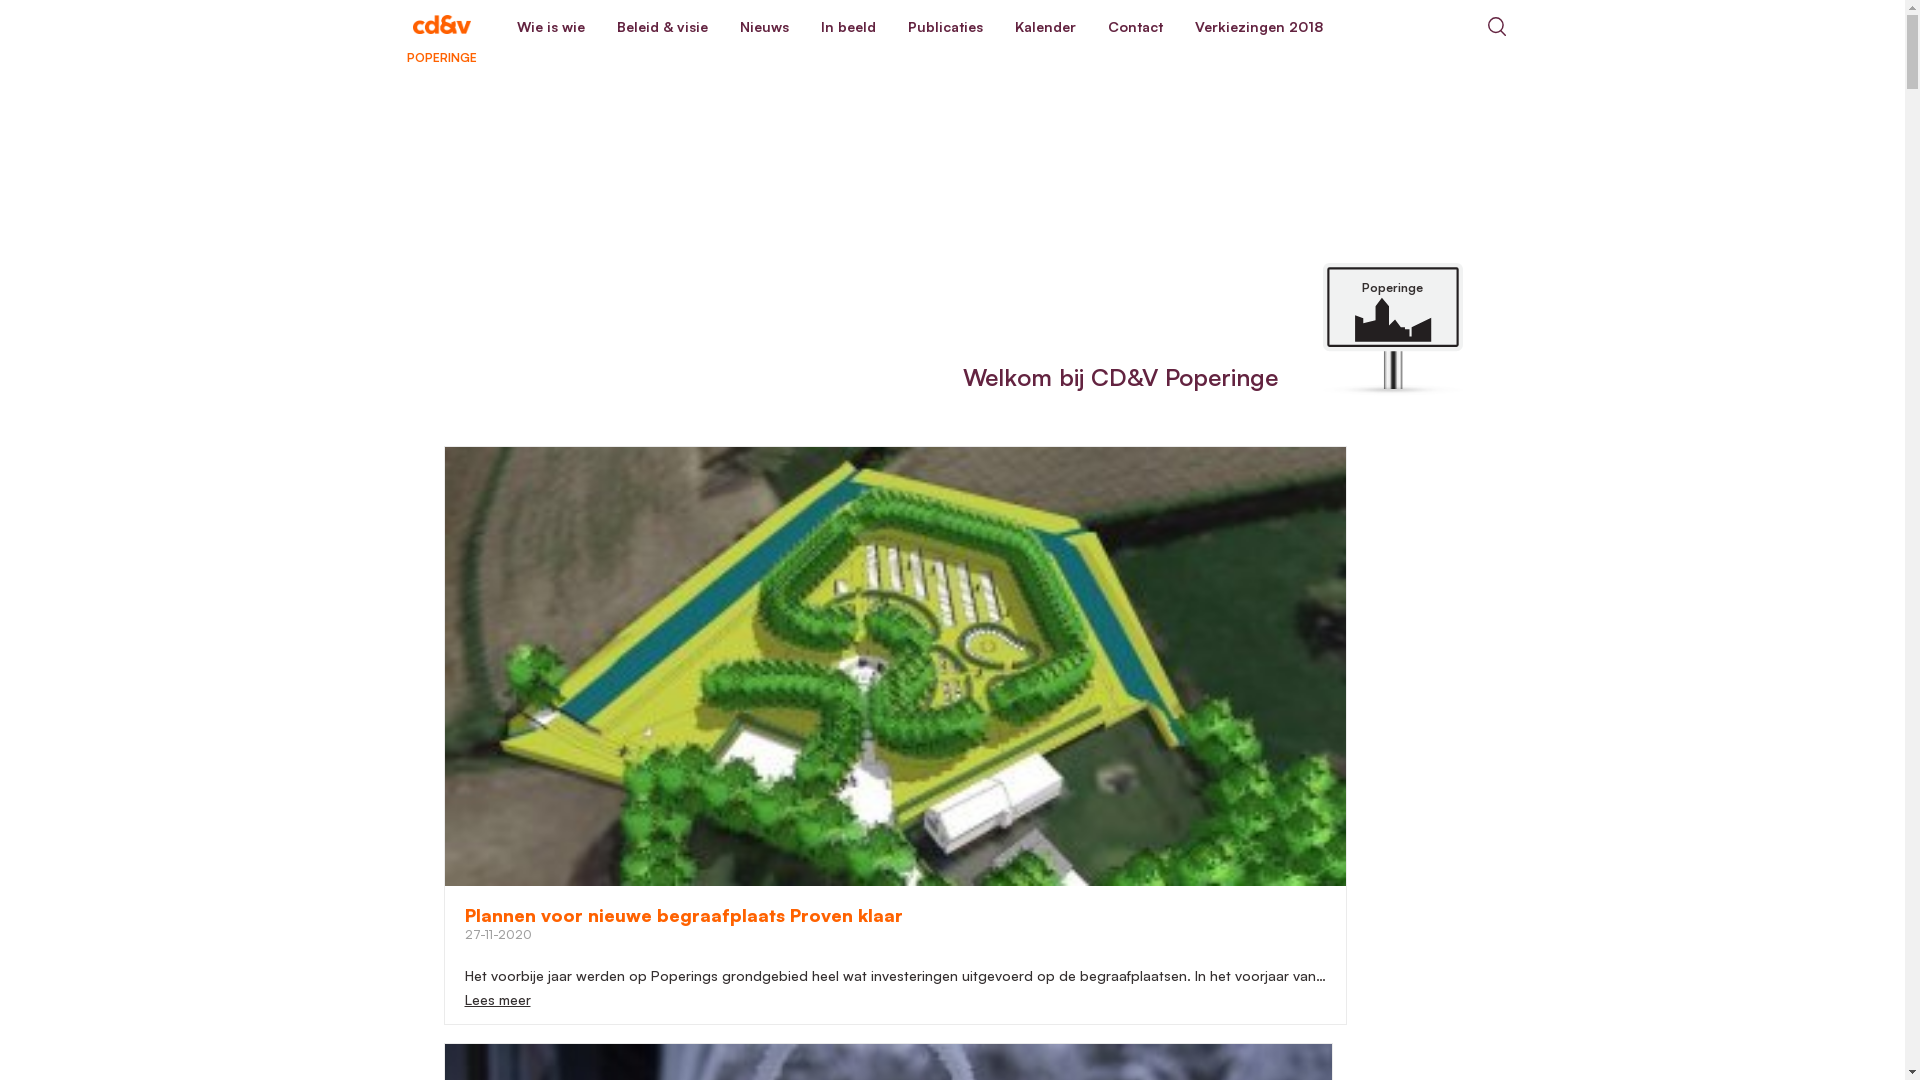 The height and width of the screenshot is (1080, 1920). What do you see at coordinates (499, 27) in the screenshot?
I see `'Wie is wie'` at bounding box center [499, 27].